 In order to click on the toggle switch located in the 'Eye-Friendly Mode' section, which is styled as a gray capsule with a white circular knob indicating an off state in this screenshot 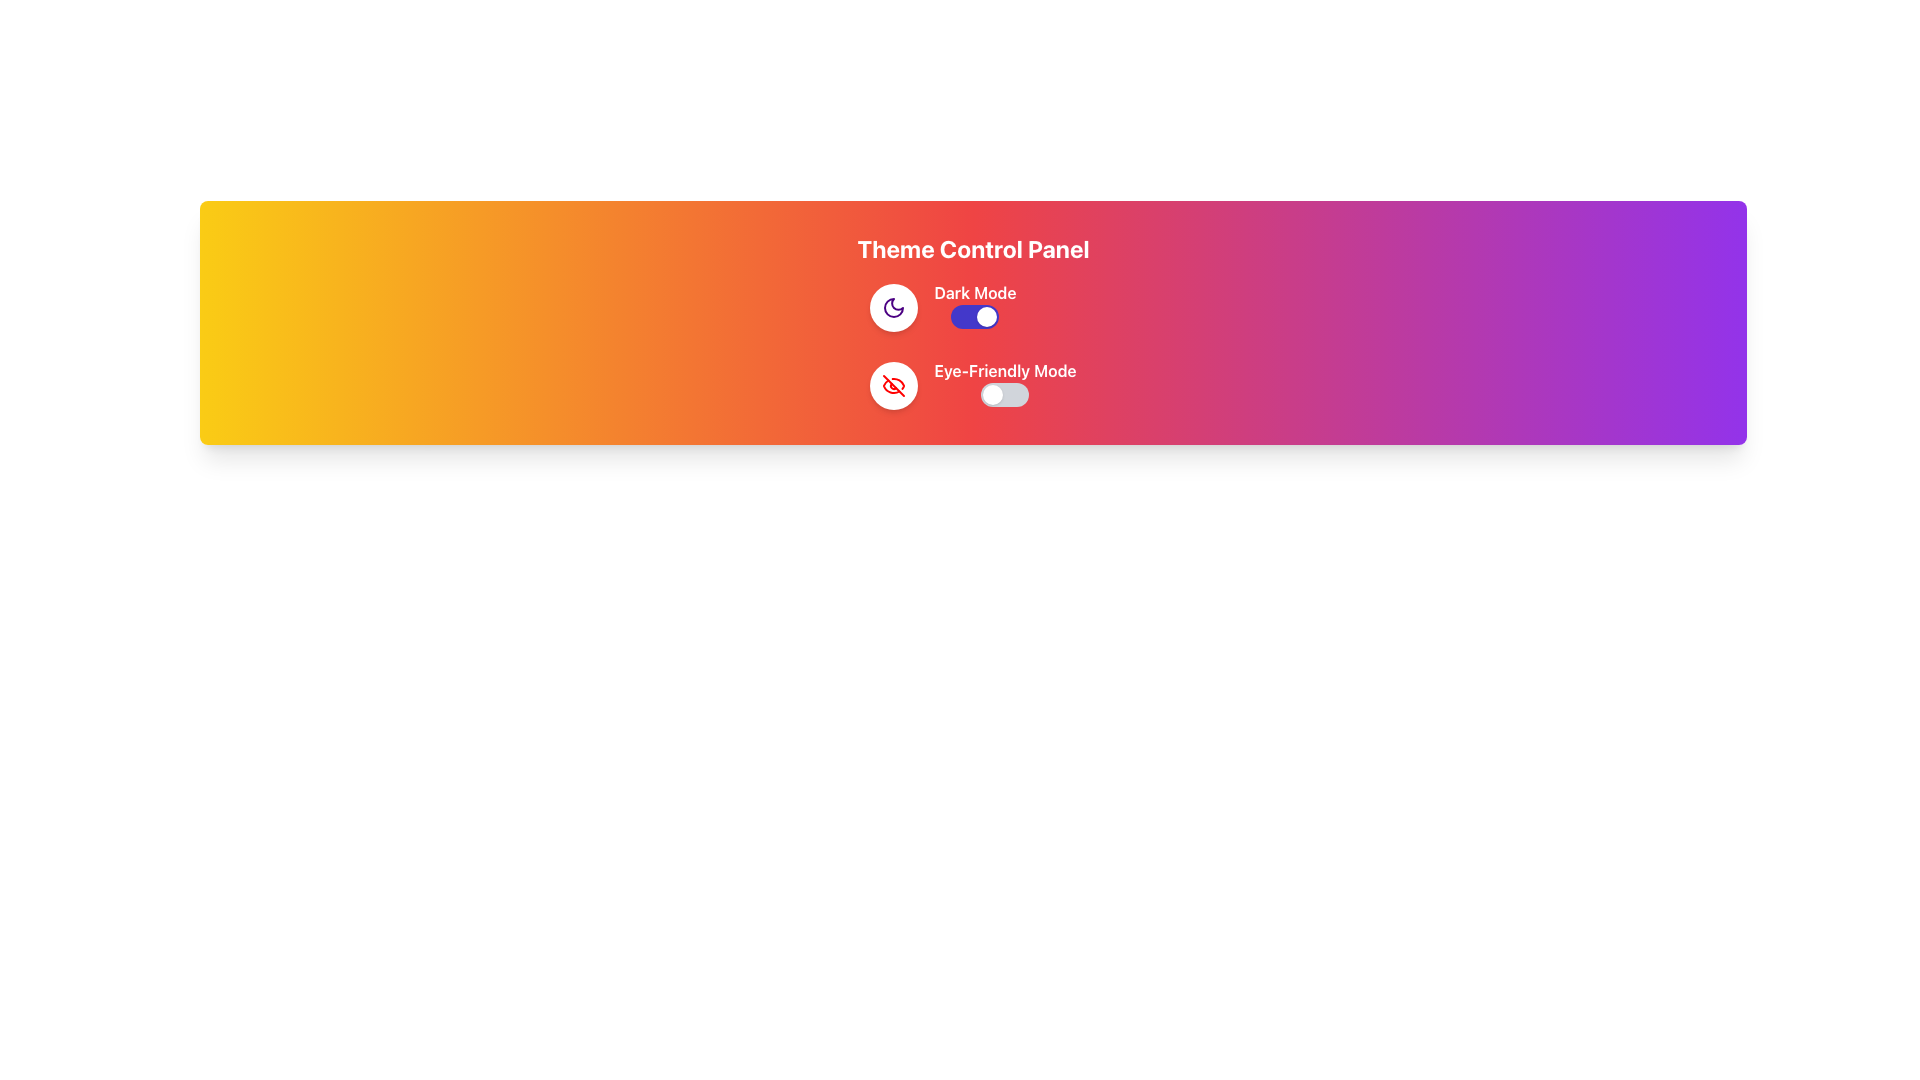, I will do `click(1005, 394)`.